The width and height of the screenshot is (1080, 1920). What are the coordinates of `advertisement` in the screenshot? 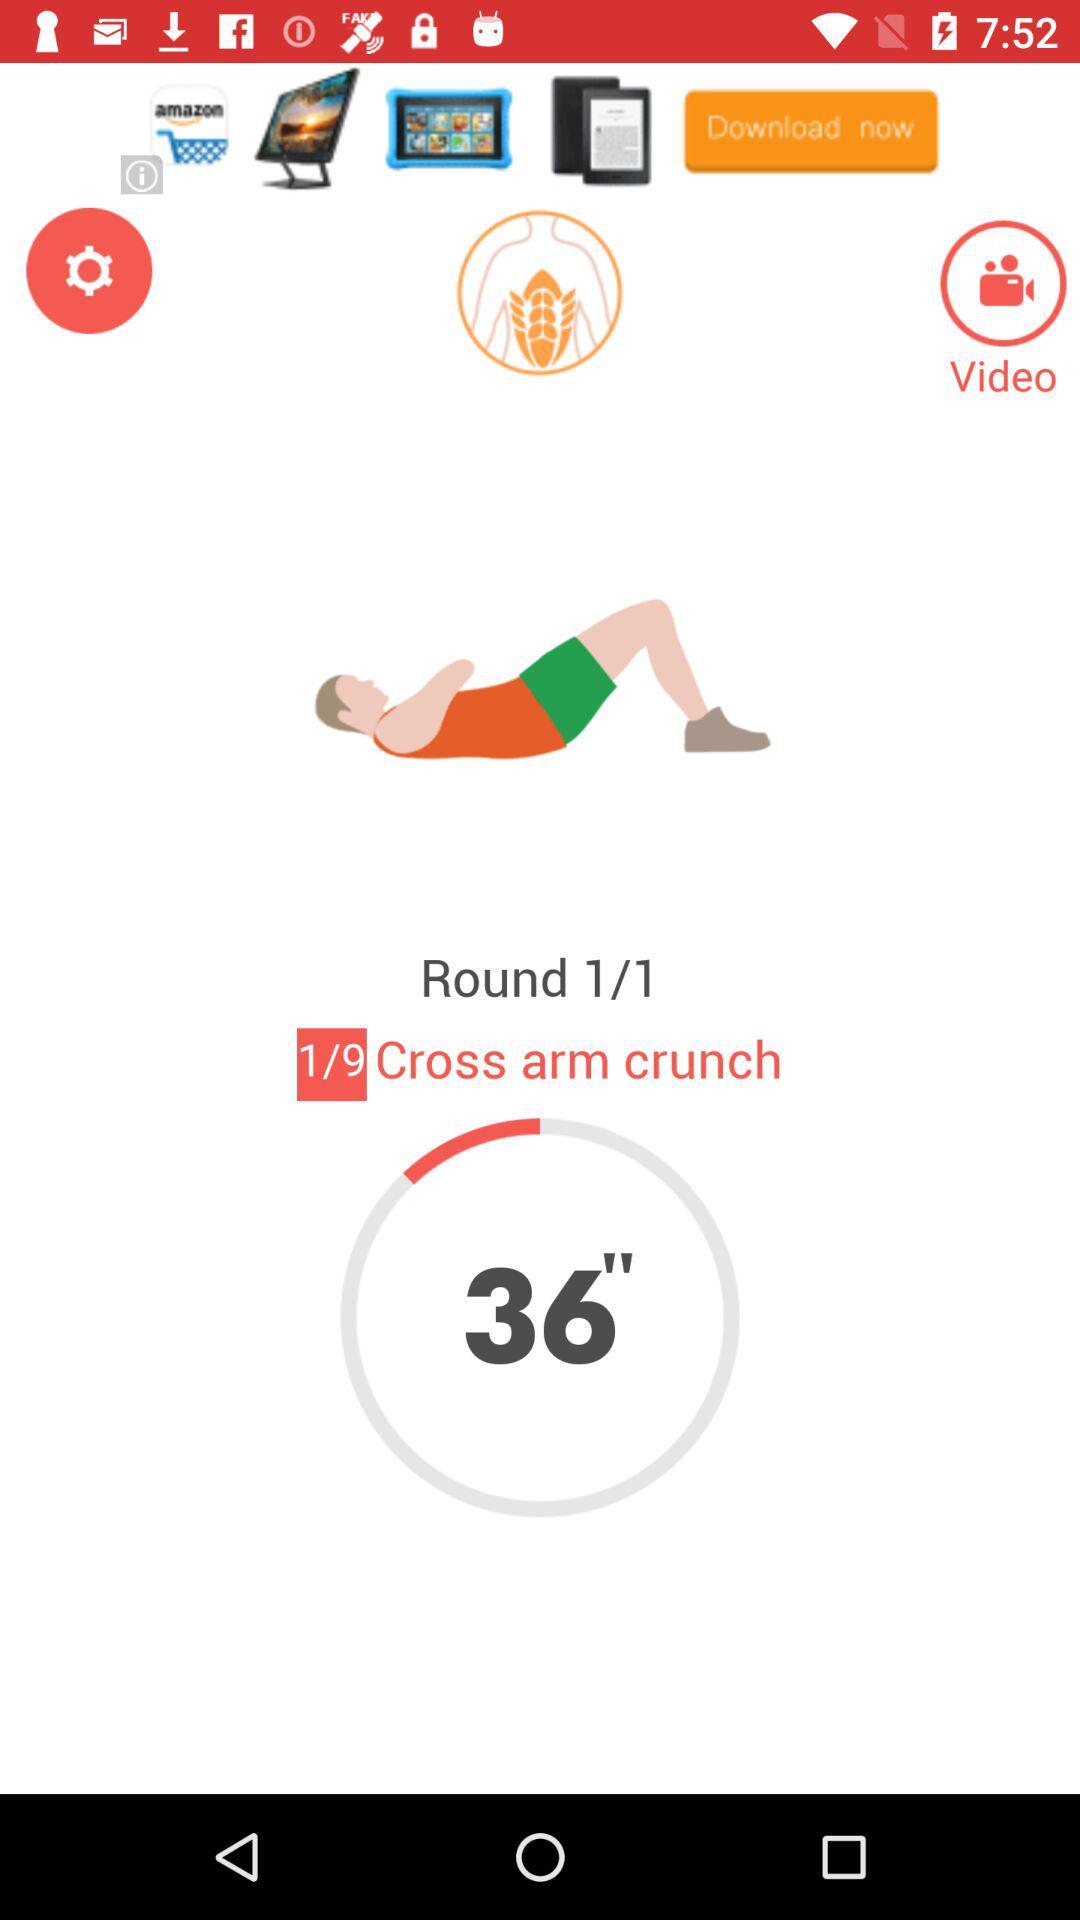 It's located at (540, 127).